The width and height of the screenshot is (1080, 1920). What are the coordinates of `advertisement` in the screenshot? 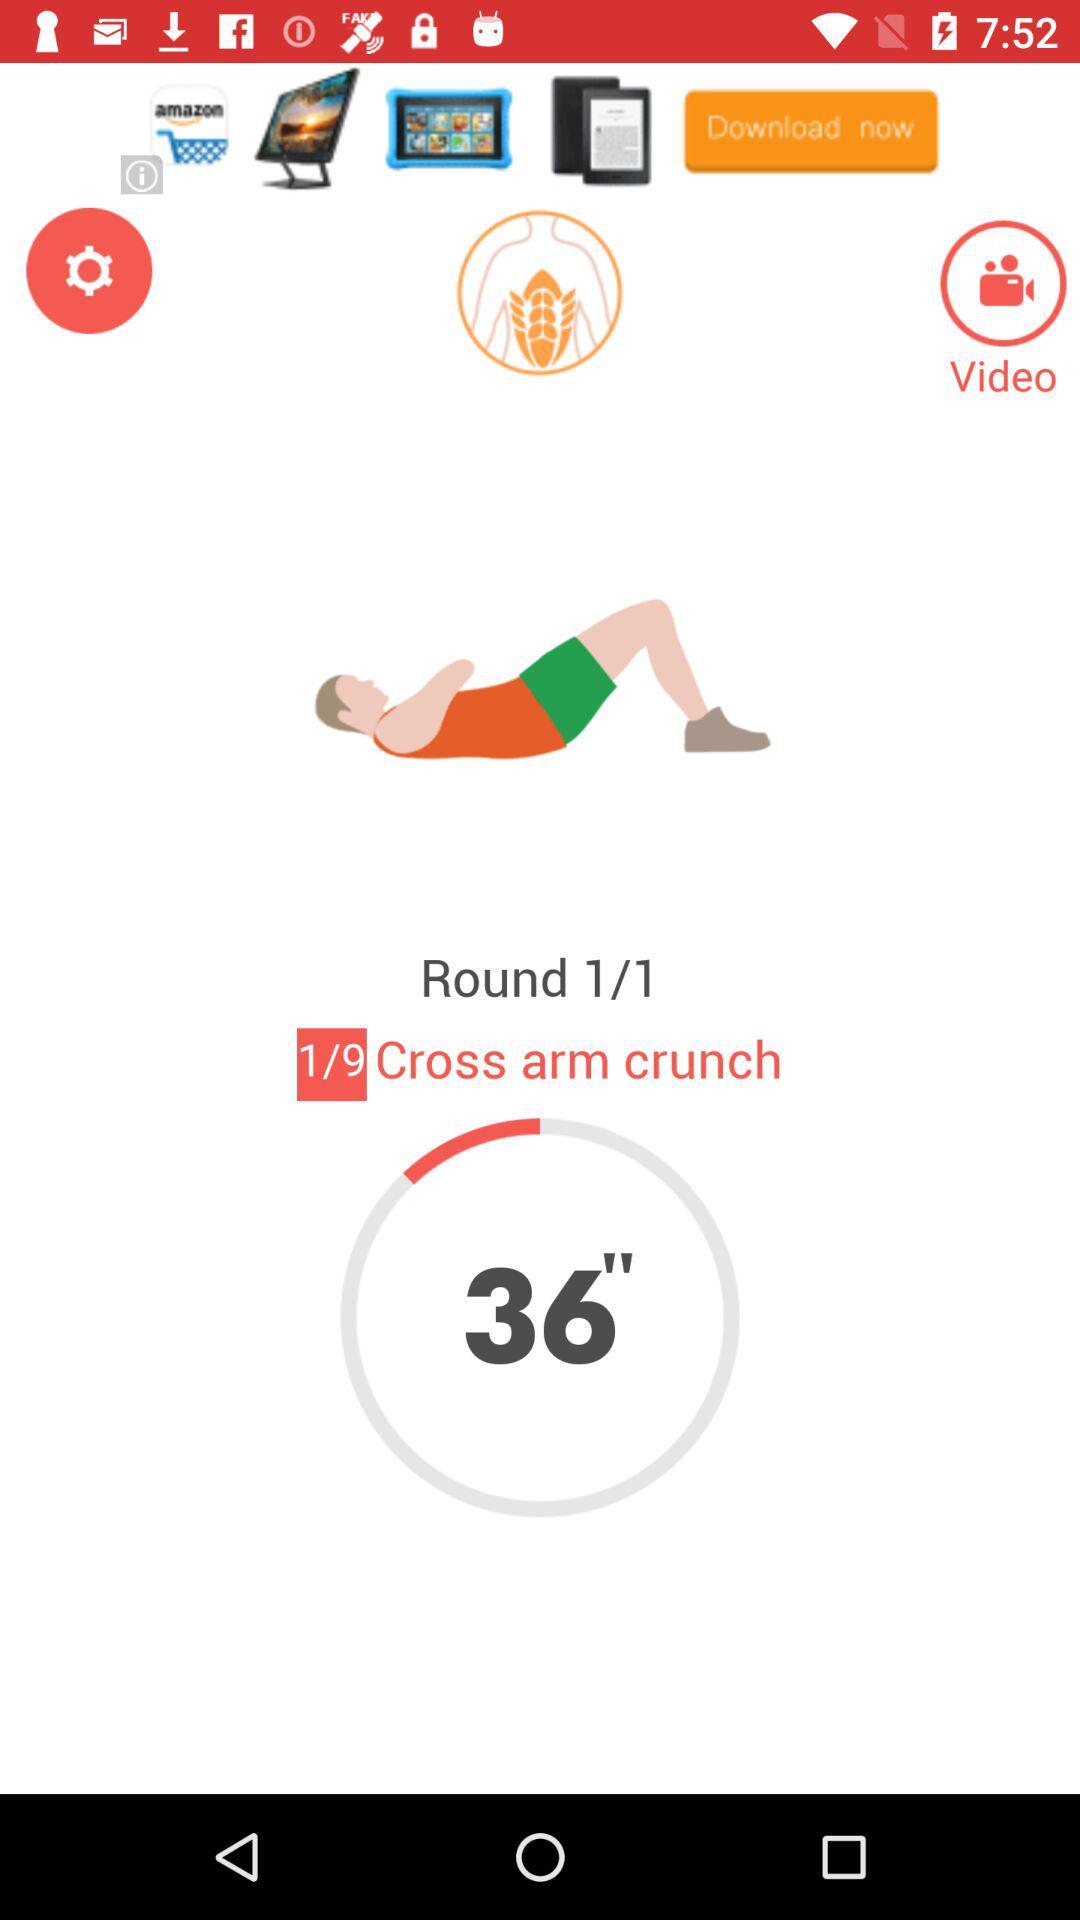 It's located at (540, 127).